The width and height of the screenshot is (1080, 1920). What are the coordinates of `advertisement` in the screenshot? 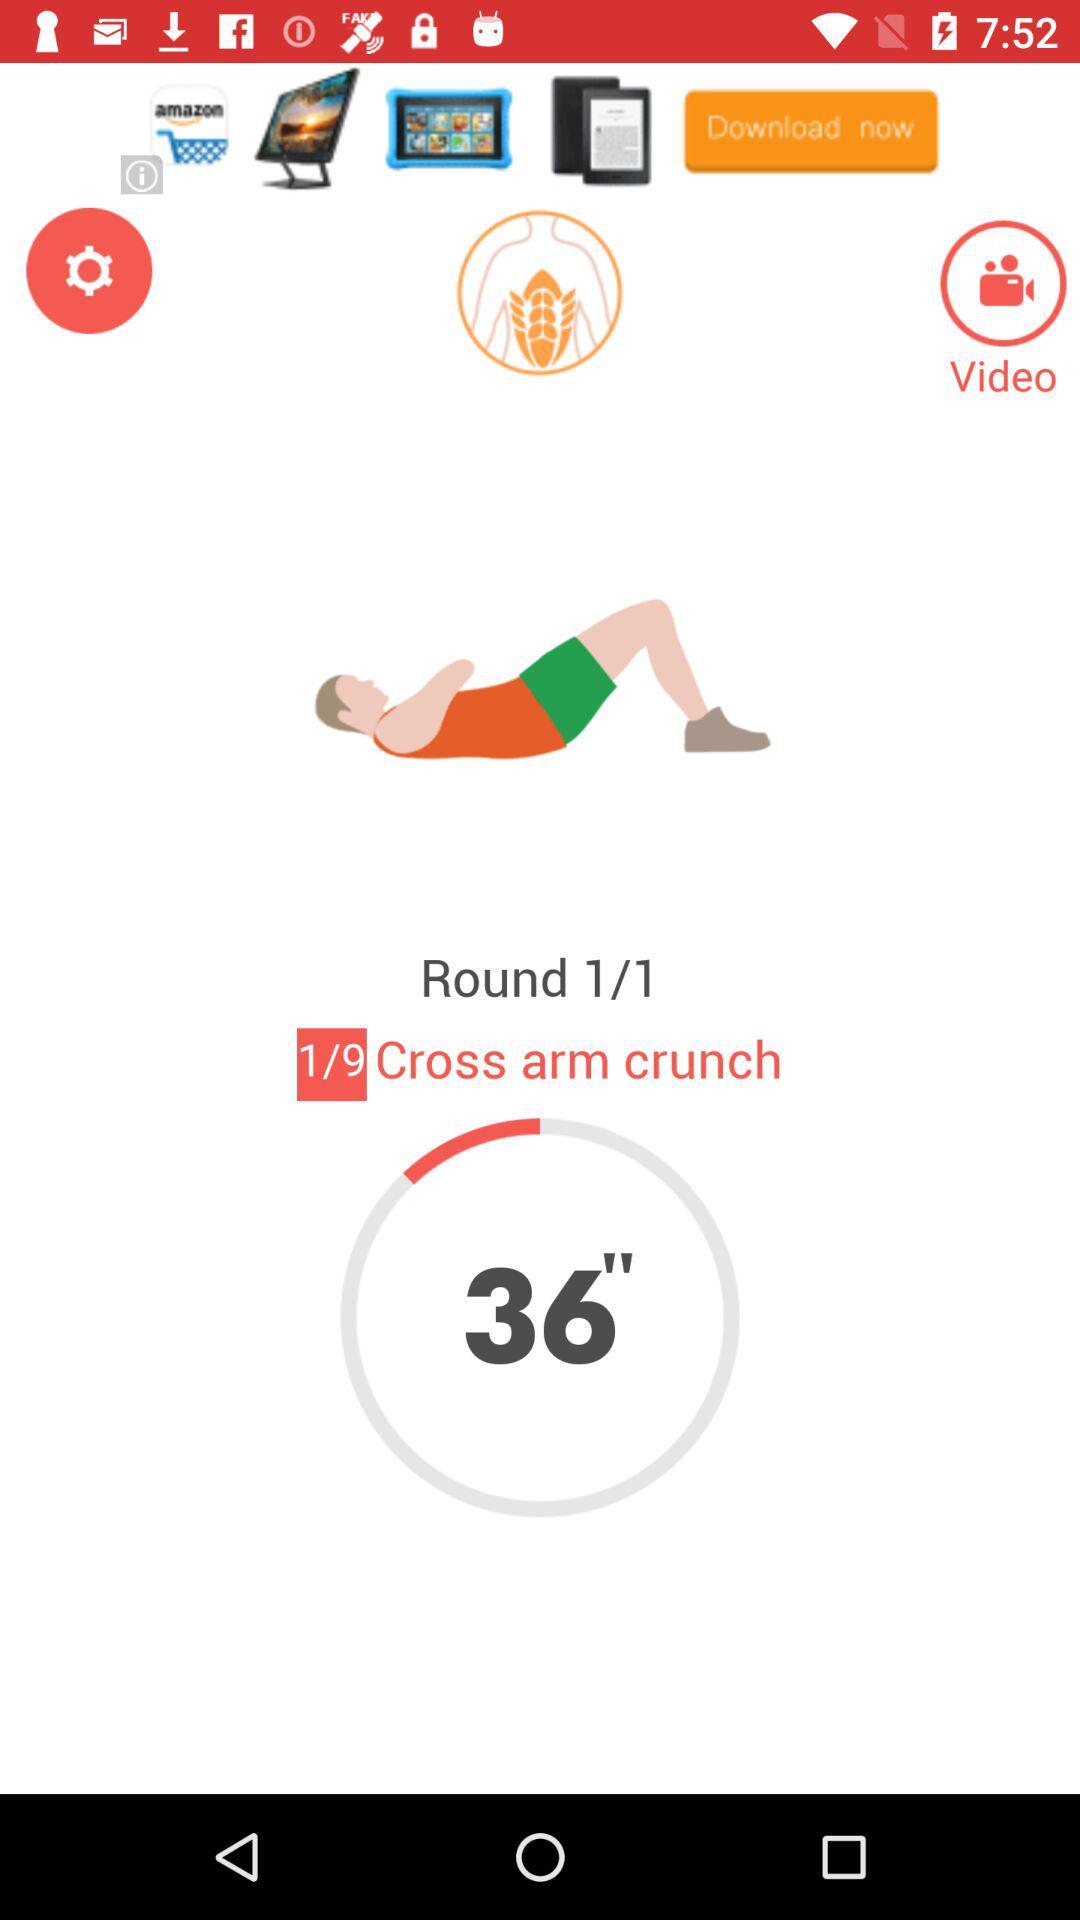 It's located at (540, 127).